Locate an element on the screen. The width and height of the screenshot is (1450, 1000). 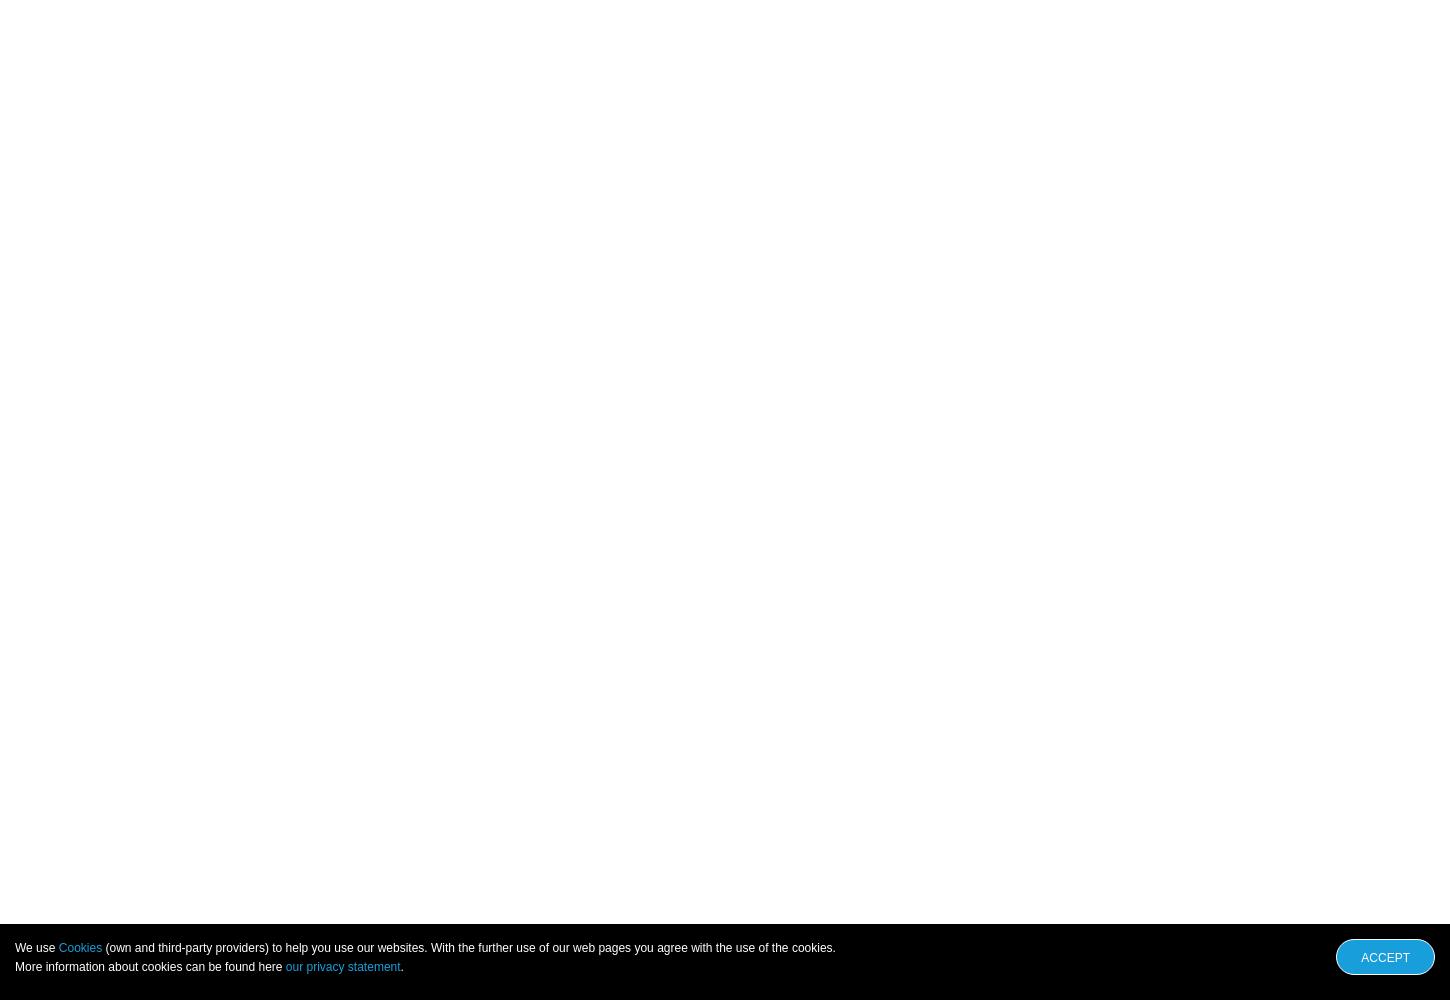
'Cookies' is located at coordinates (80, 947).